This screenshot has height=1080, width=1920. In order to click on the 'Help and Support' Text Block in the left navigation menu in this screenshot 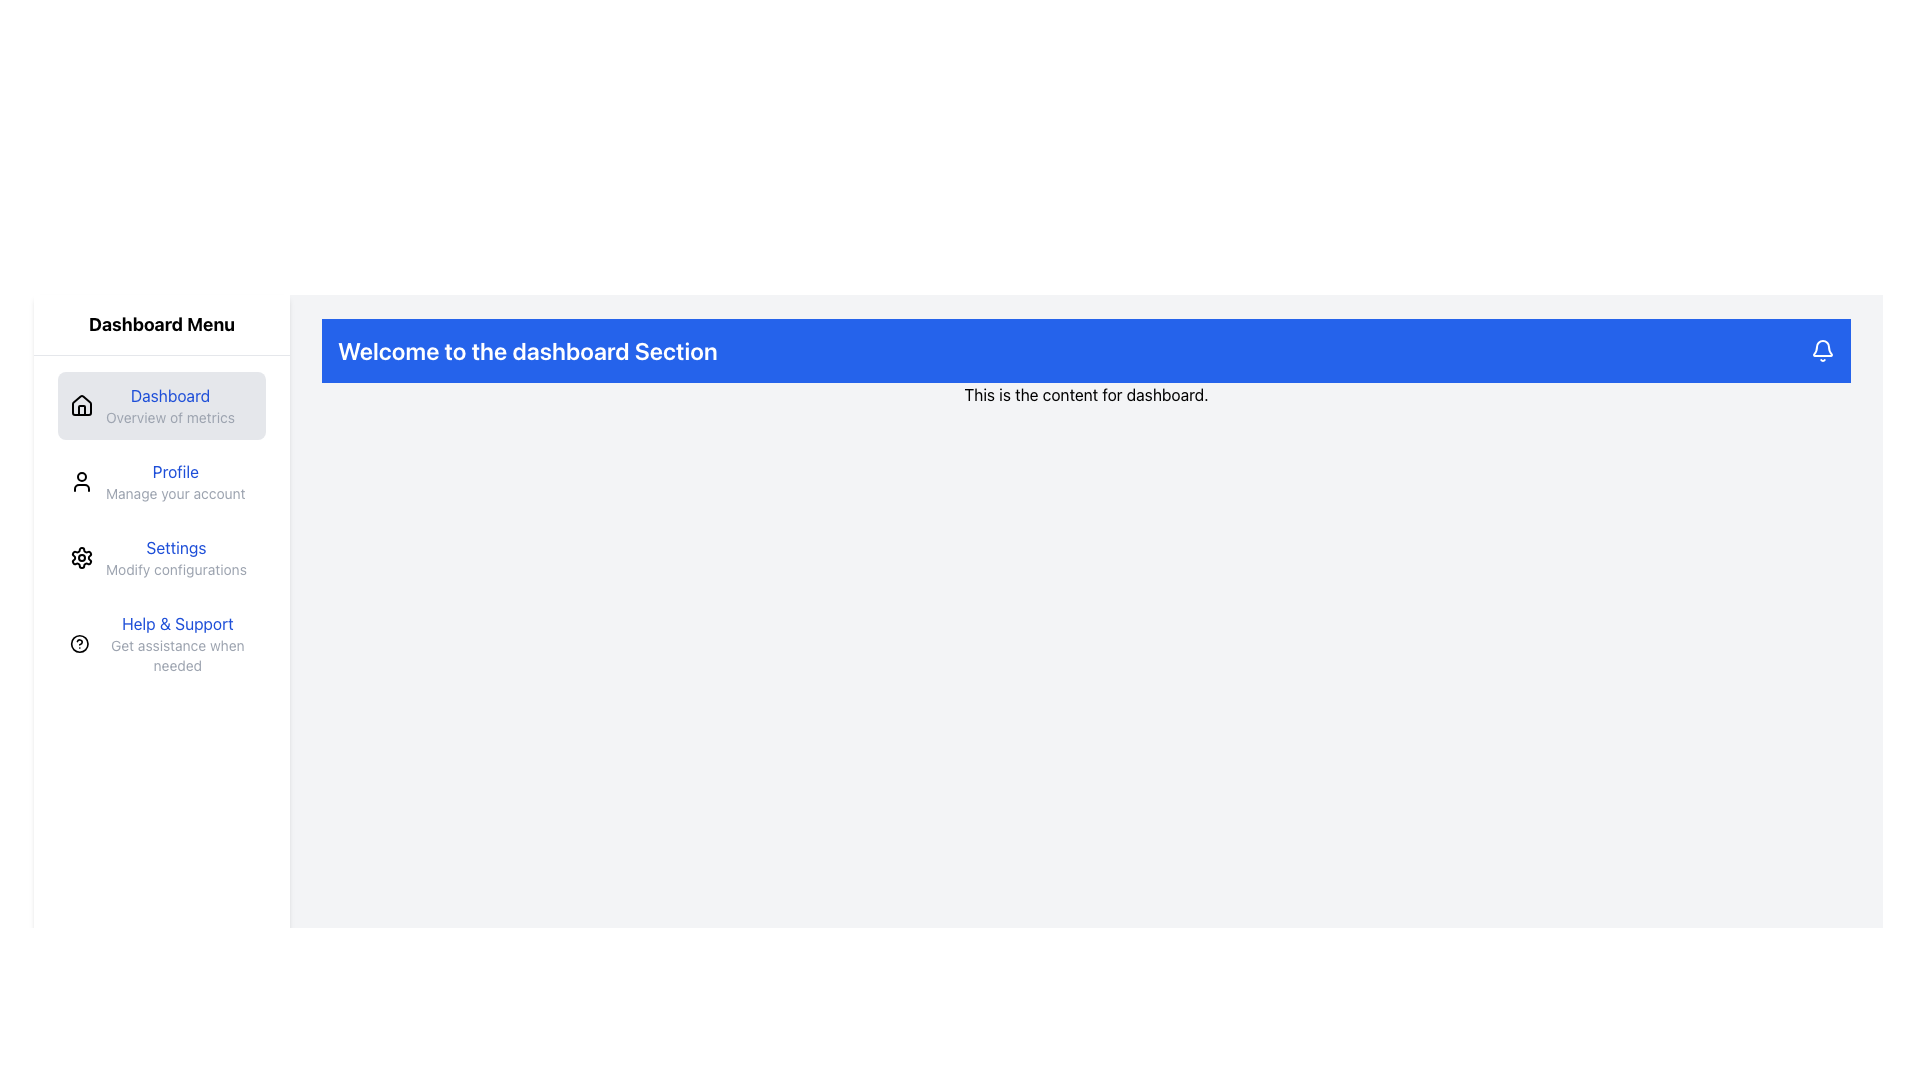, I will do `click(177, 644)`.